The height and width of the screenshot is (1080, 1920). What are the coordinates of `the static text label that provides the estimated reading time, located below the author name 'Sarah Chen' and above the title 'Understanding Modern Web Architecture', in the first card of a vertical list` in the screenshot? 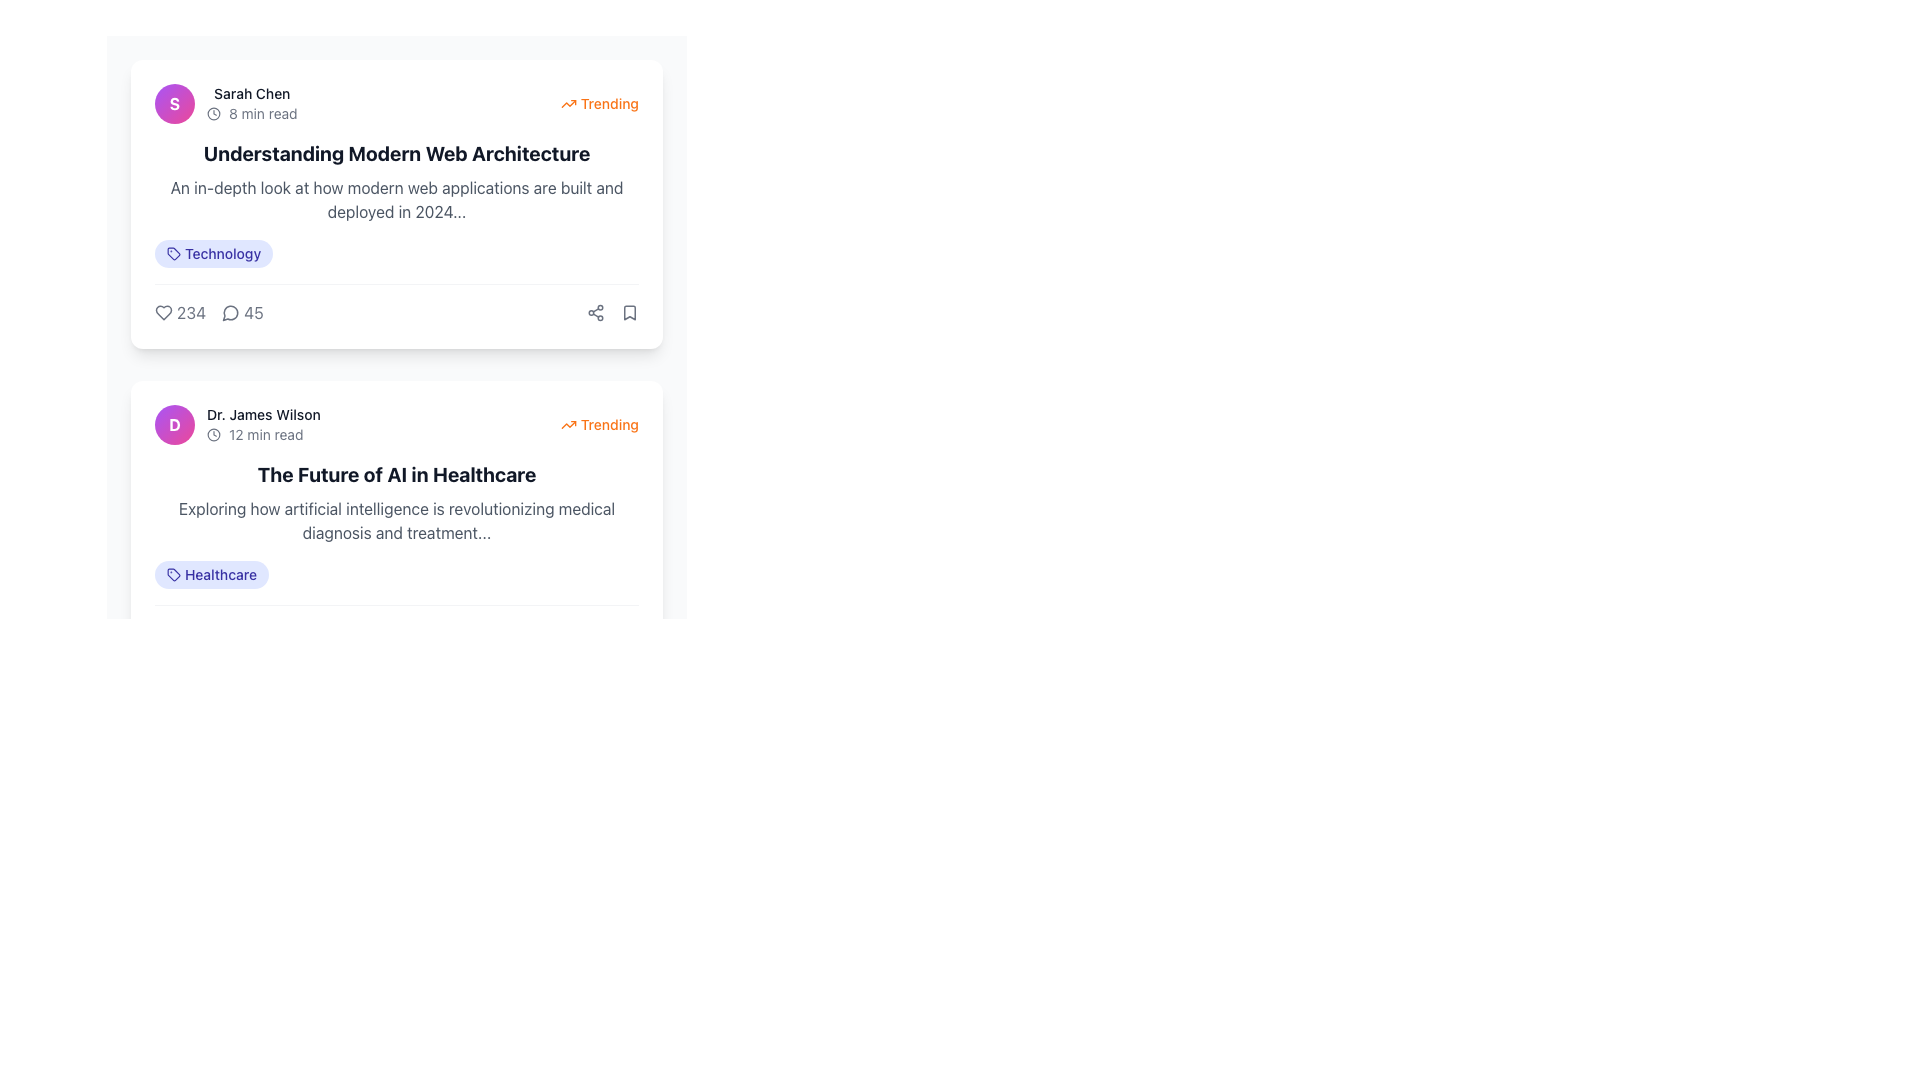 It's located at (262, 114).